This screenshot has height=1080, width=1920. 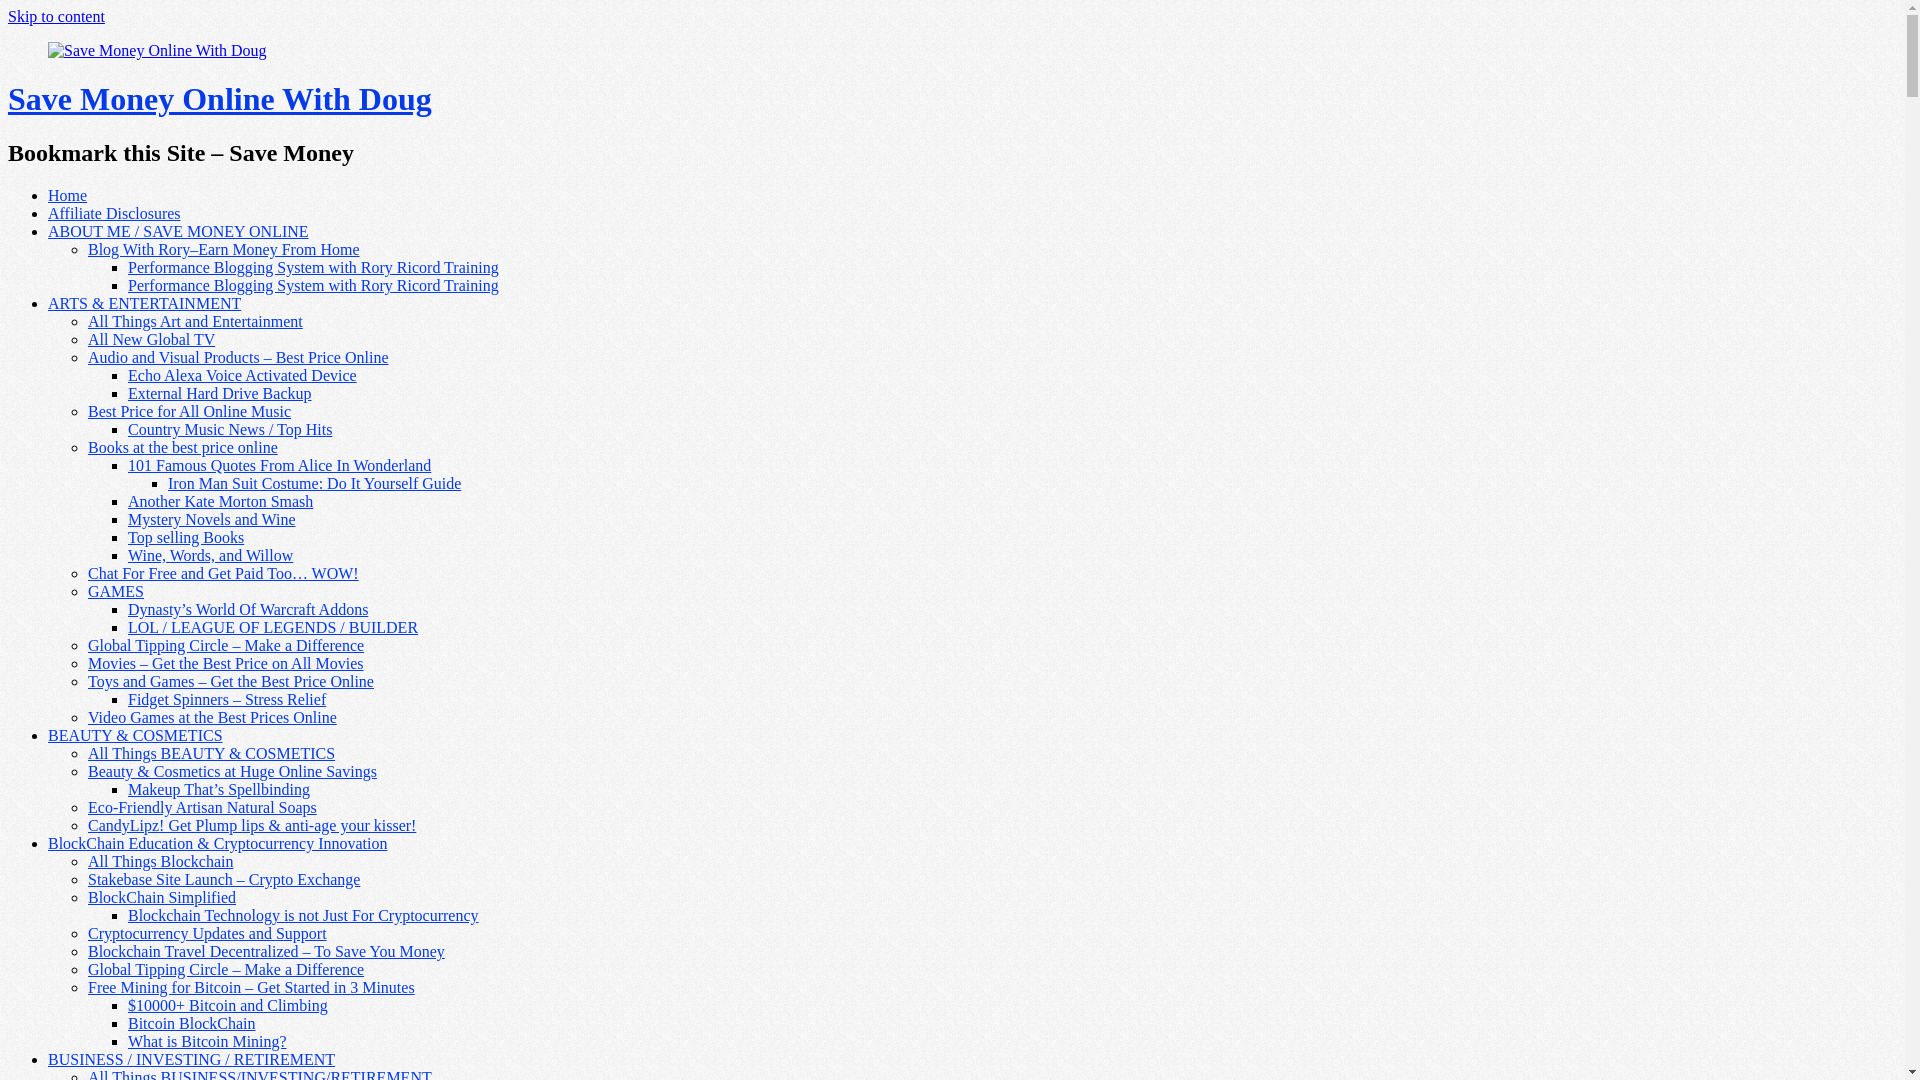 What do you see at coordinates (207, 933) in the screenshot?
I see `'Cryptocurrency Updates and Support'` at bounding box center [207, 933].